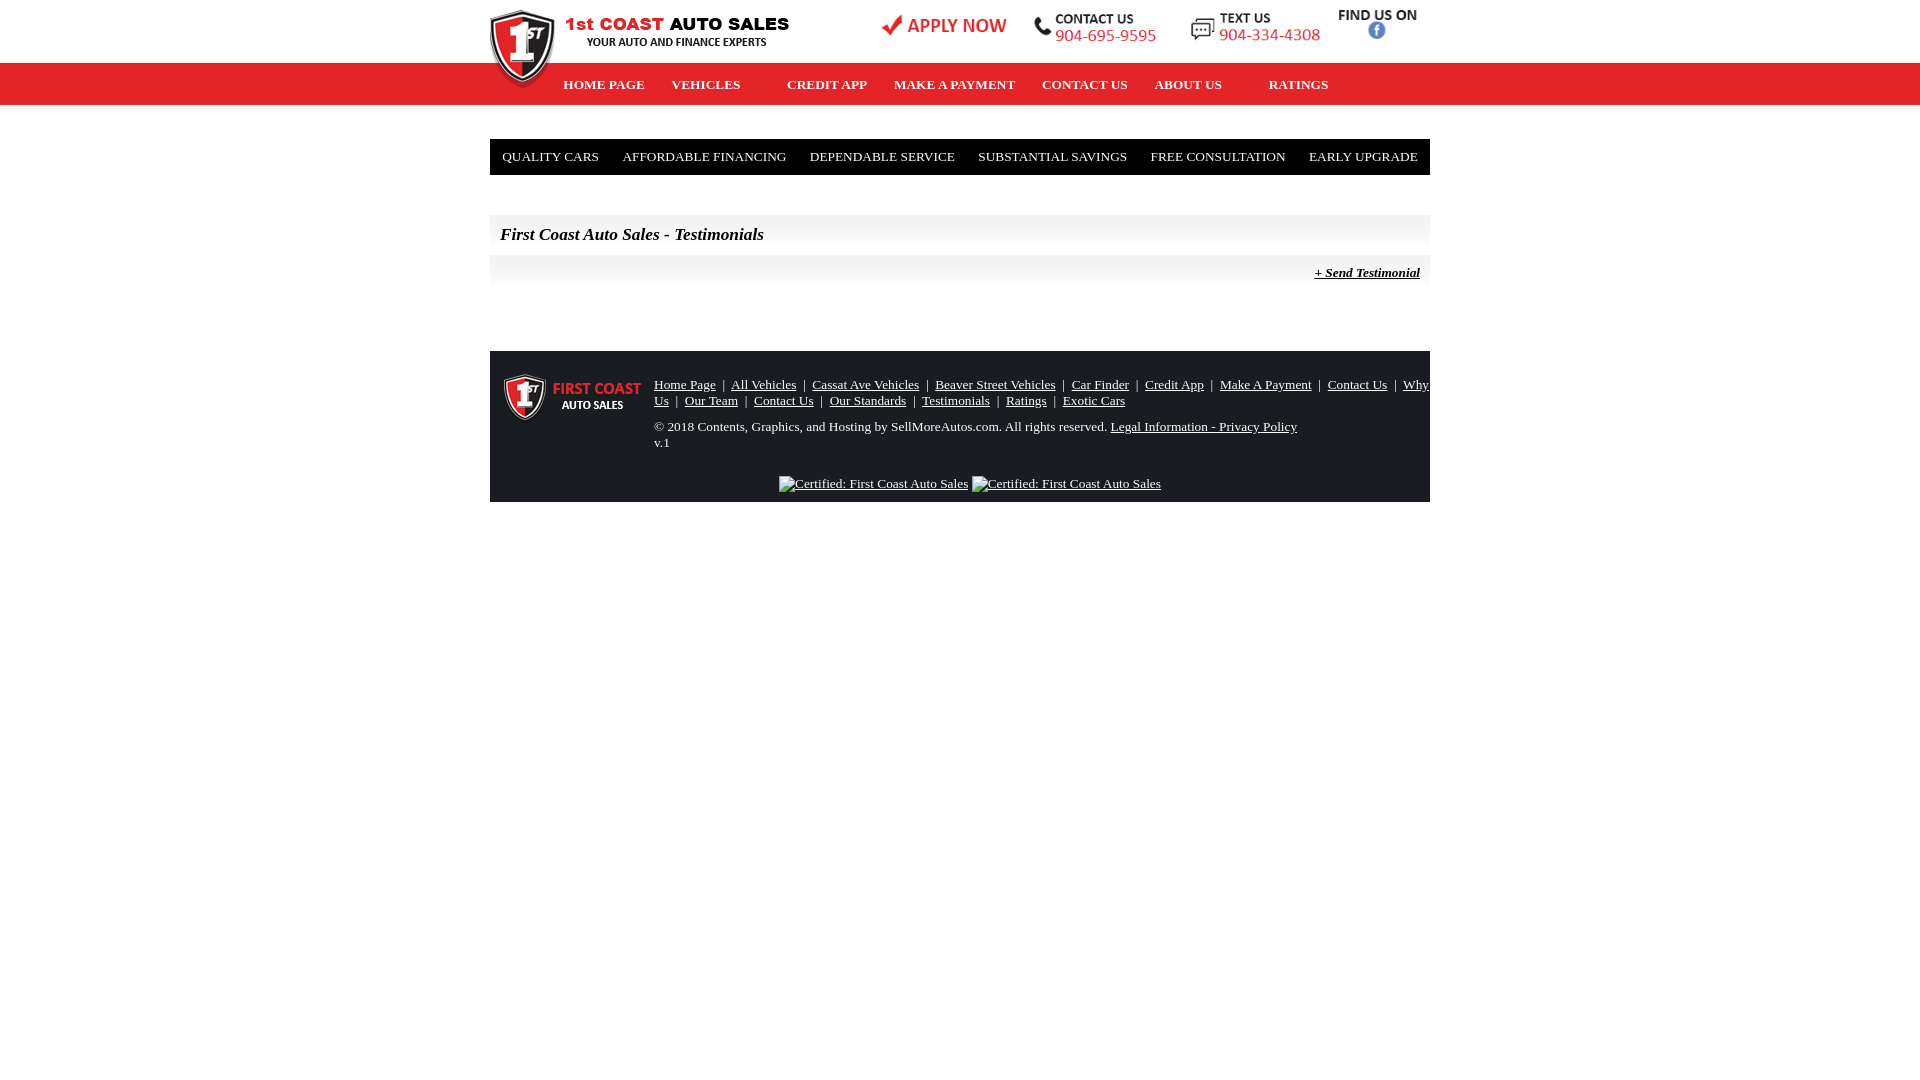 This screenshot has height=1080, width=1920. Describe the element at coordinates (994, 384) in the screenshot. I see `'Beaver Street Vehicles'` at that location.